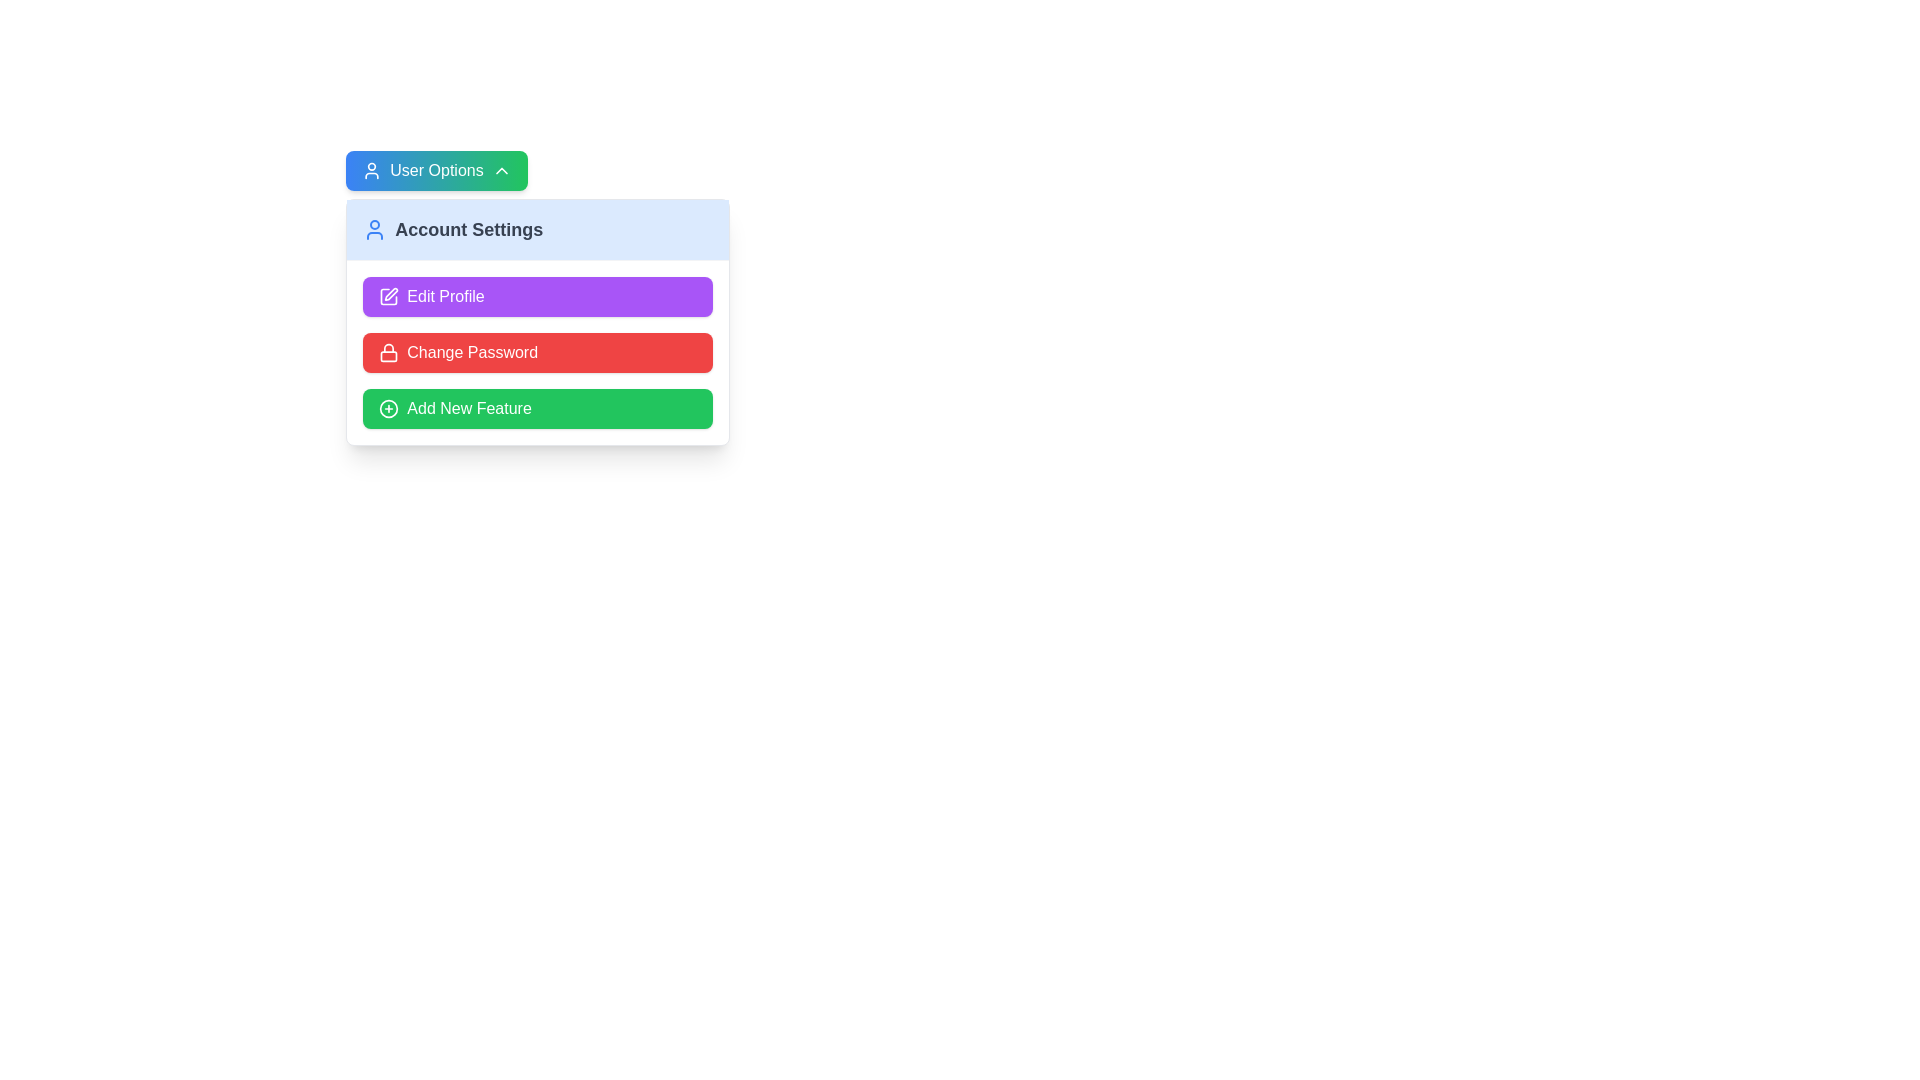  I want to click on the lock icon within the 'Change Password' button located in the 'Account Settings' section, which visually indicates an account security action, so click(389, 352).